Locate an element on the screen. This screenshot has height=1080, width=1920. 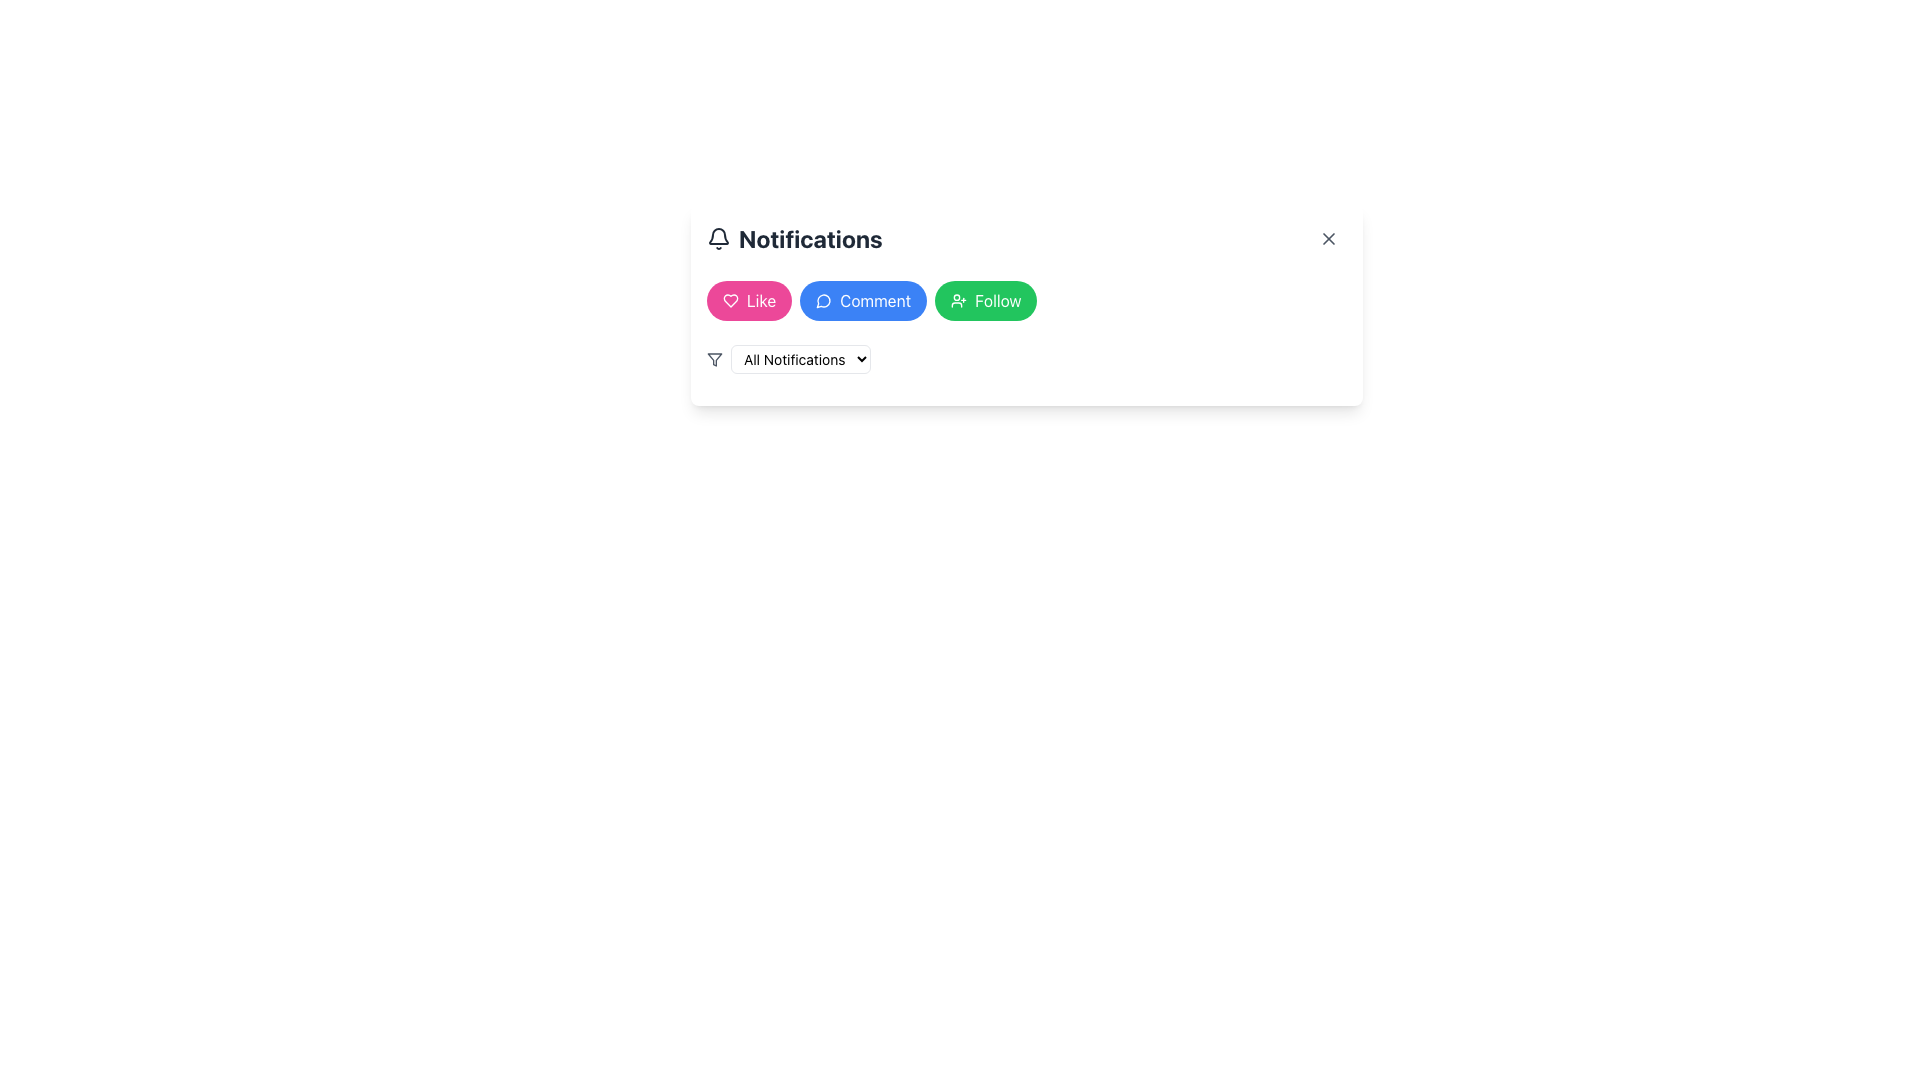
the green 'Follow' button with rounded edges, located to the right of the blue 'Comment' button and to the left of a dropdown element is located at coordinates (1027, 305).